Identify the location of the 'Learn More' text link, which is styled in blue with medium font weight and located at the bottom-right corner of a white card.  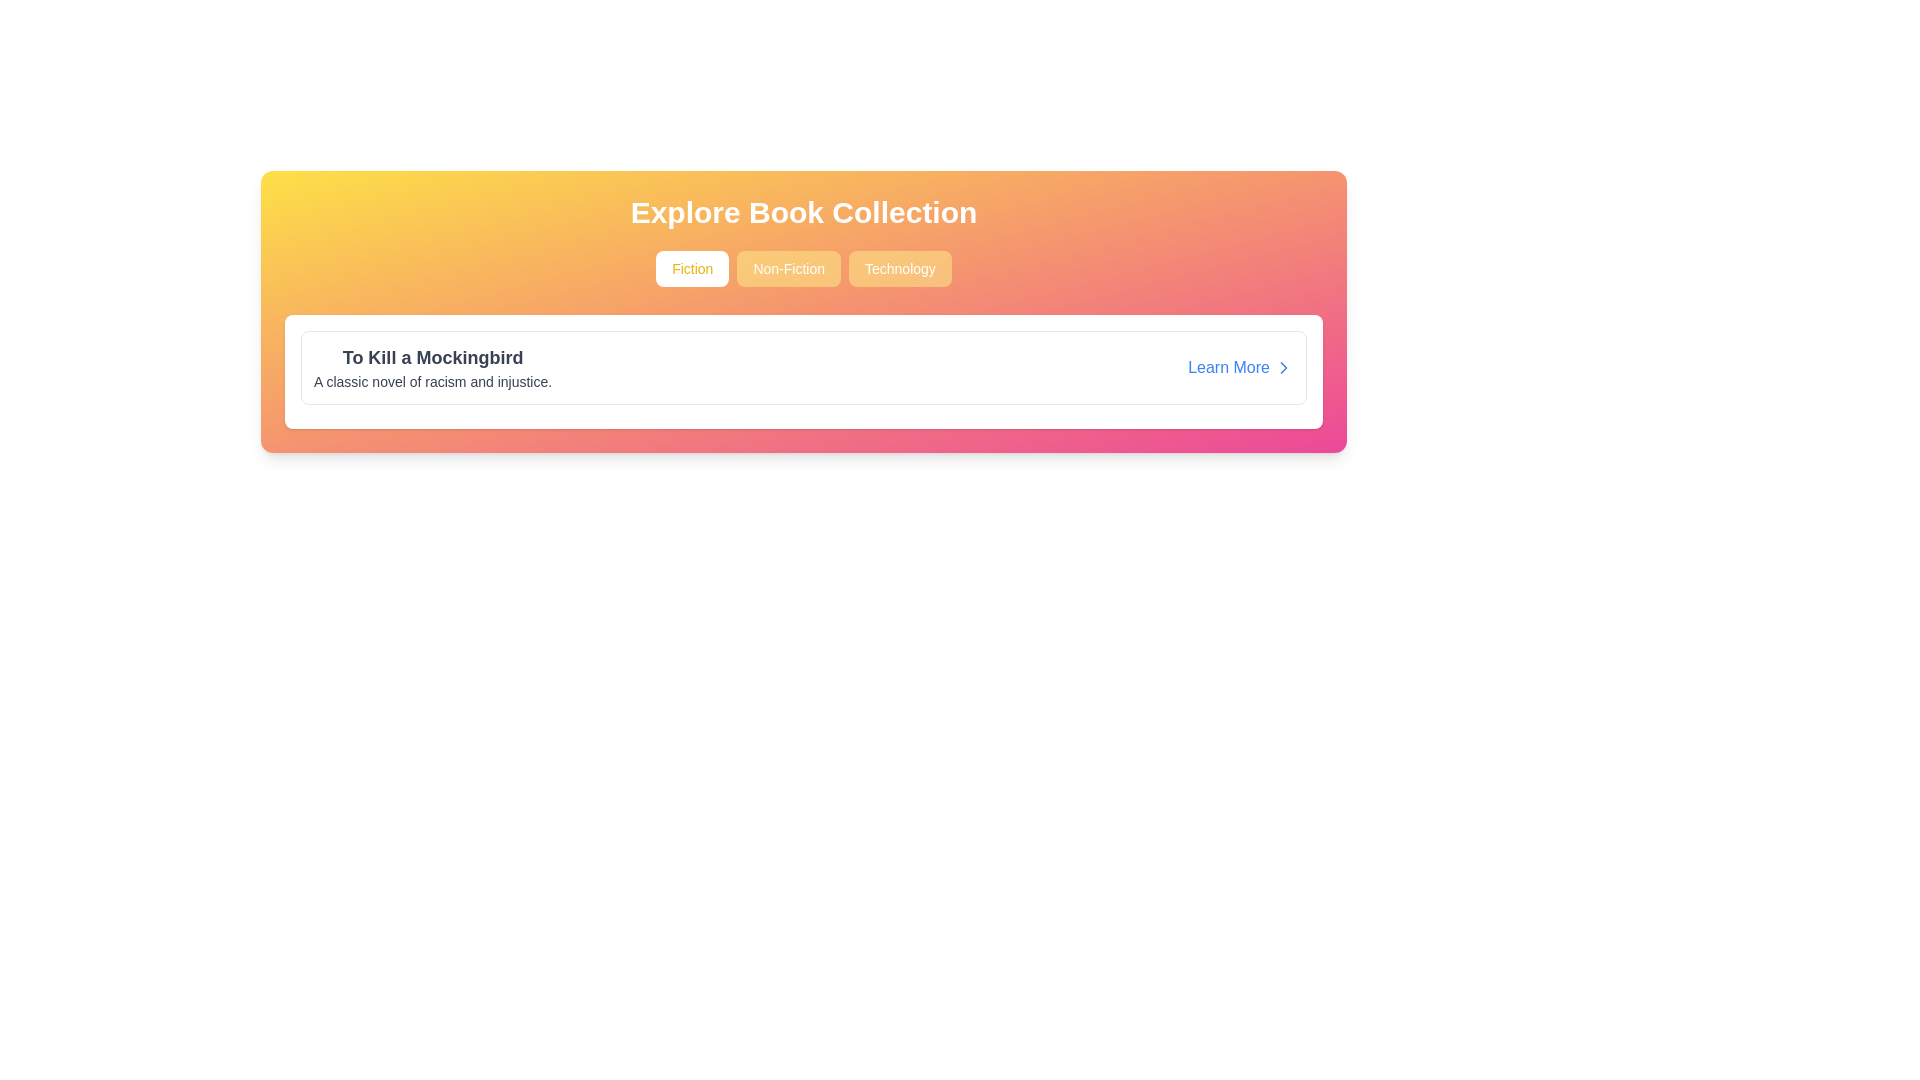
(1228, 367).